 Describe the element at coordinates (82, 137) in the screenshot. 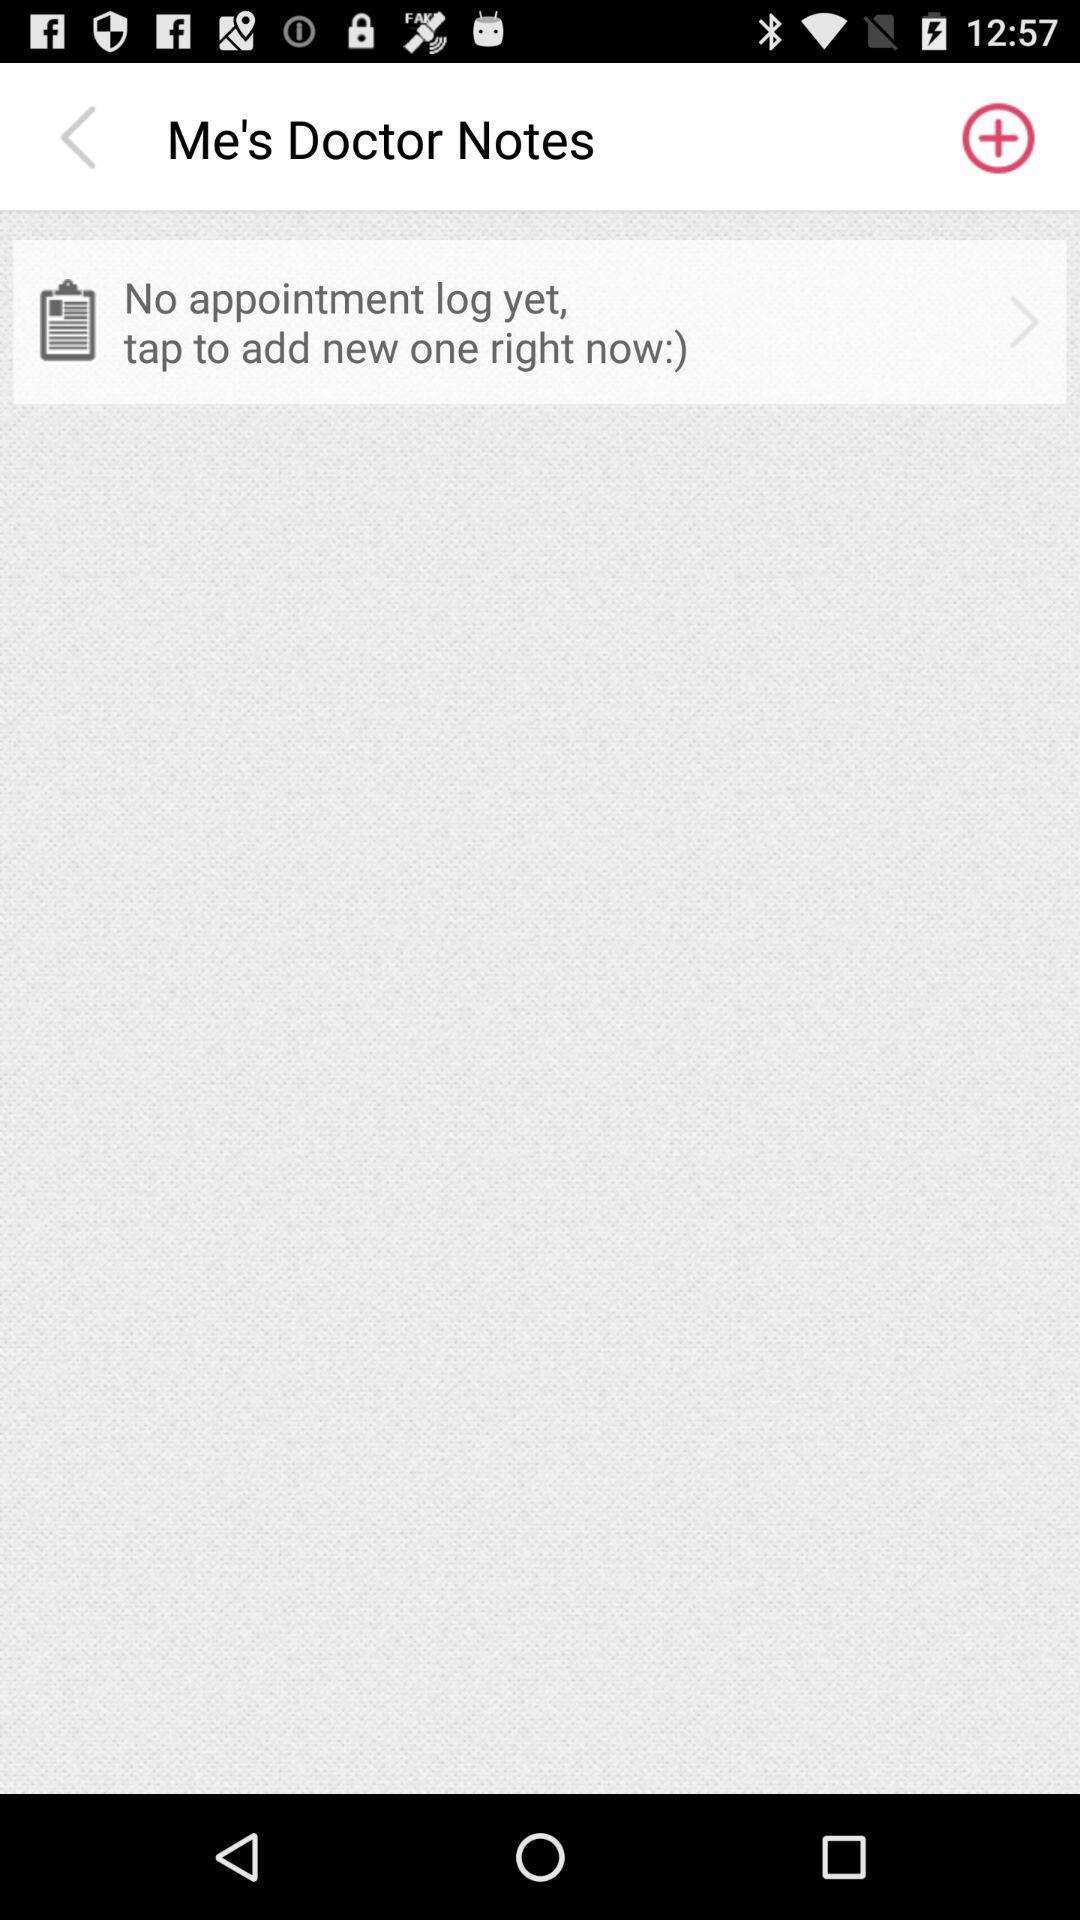

I see `the app above the no appointment log app` at that location.